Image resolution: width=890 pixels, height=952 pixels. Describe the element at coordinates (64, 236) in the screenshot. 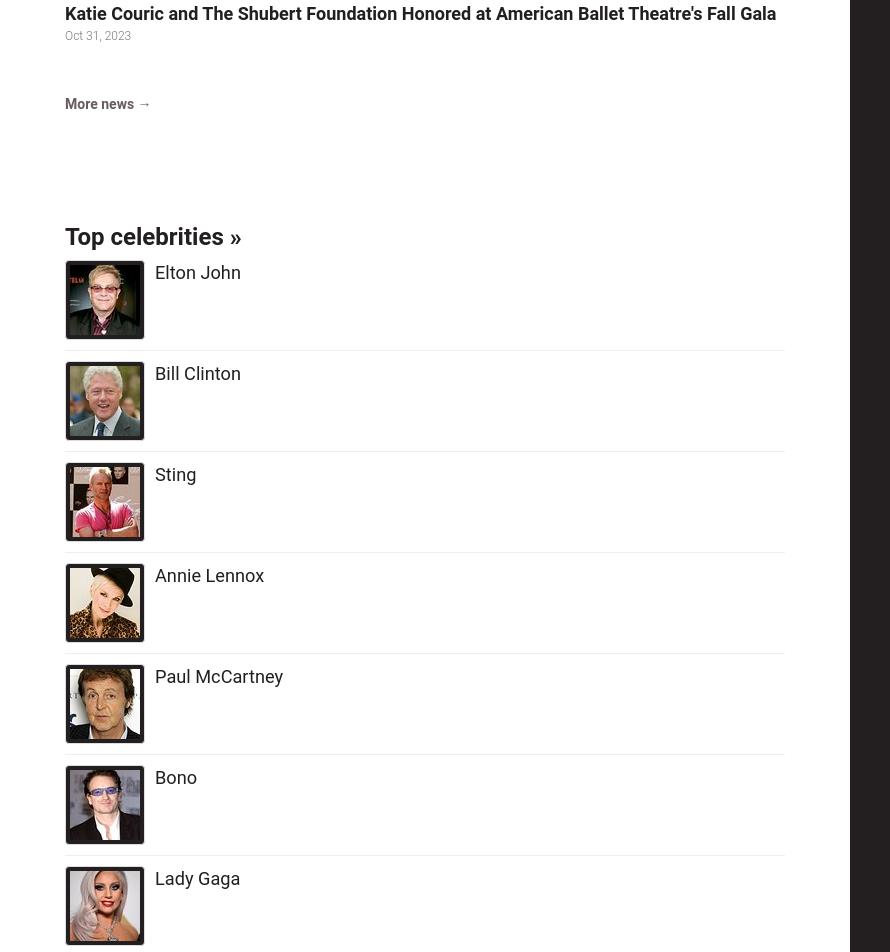

I see `'Top celebrities'` at that location.